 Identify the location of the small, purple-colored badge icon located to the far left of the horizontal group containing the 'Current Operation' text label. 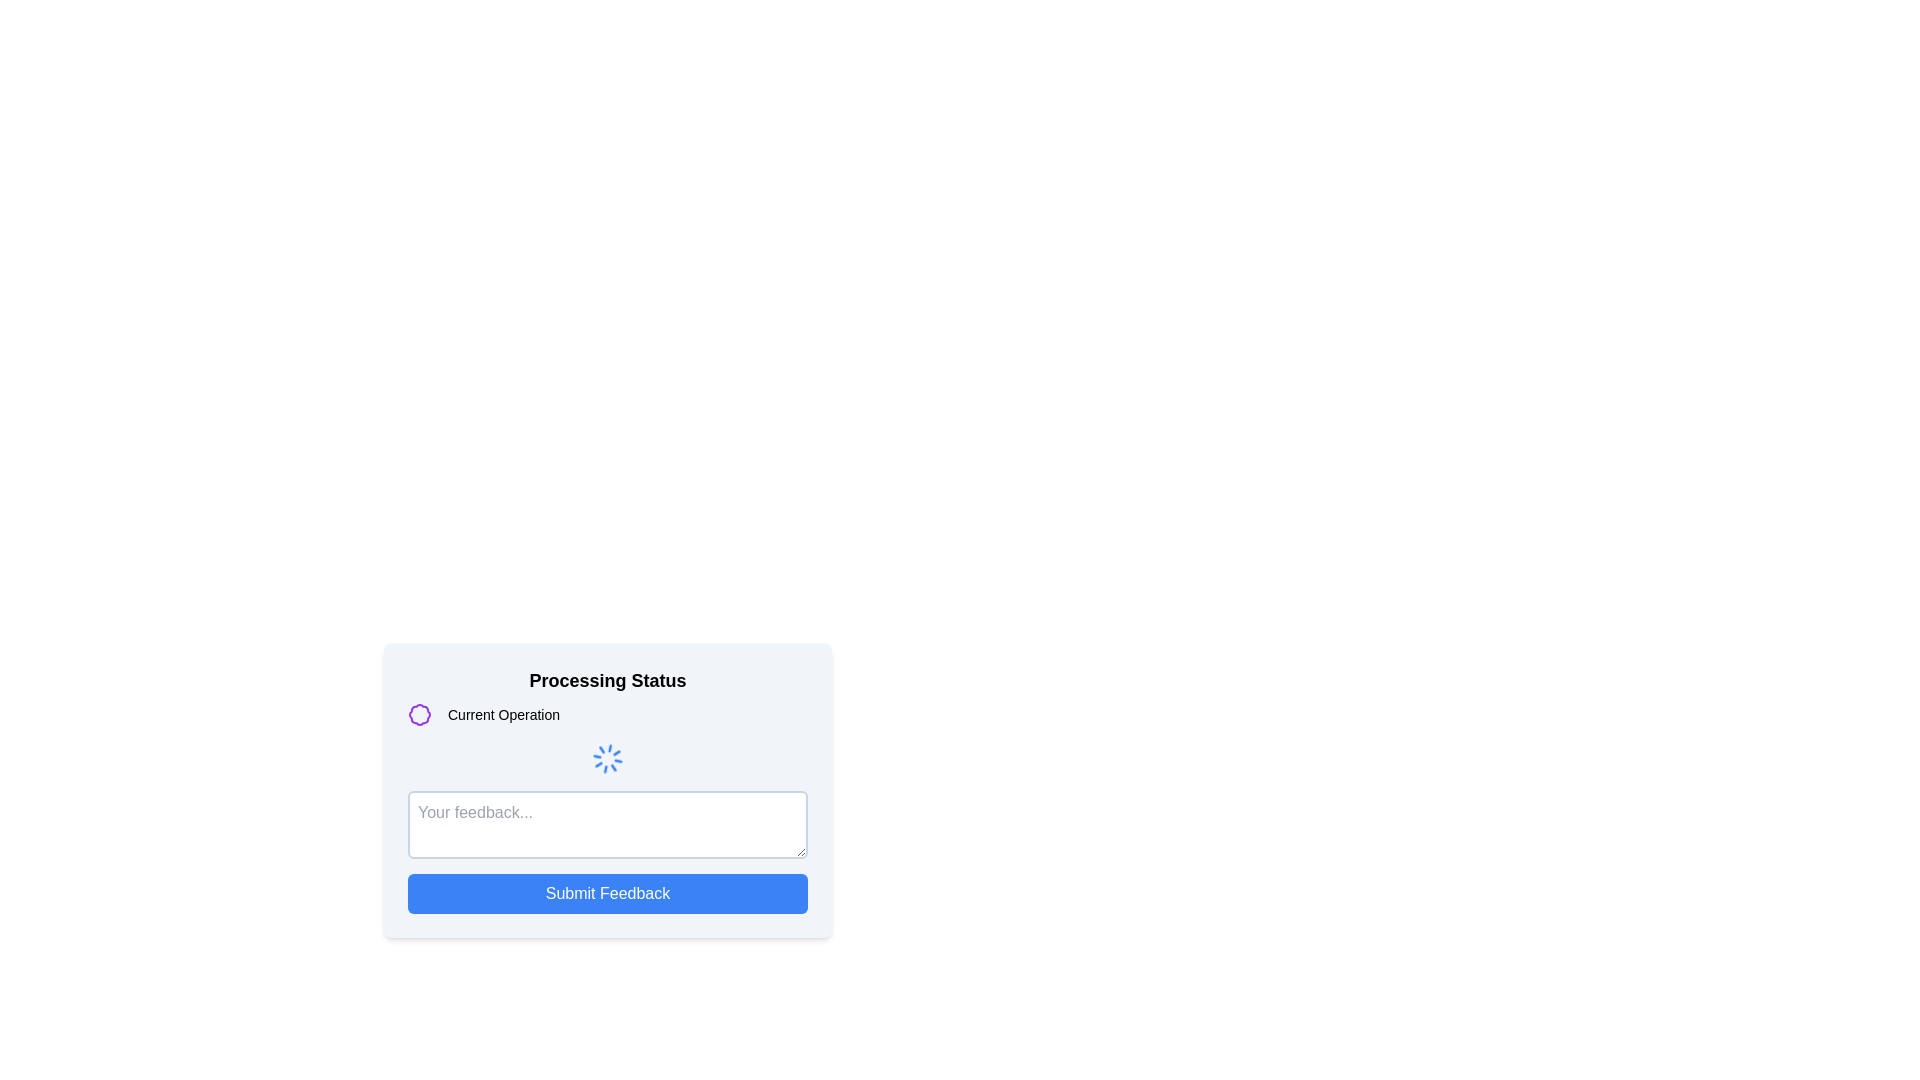
(419, 713).